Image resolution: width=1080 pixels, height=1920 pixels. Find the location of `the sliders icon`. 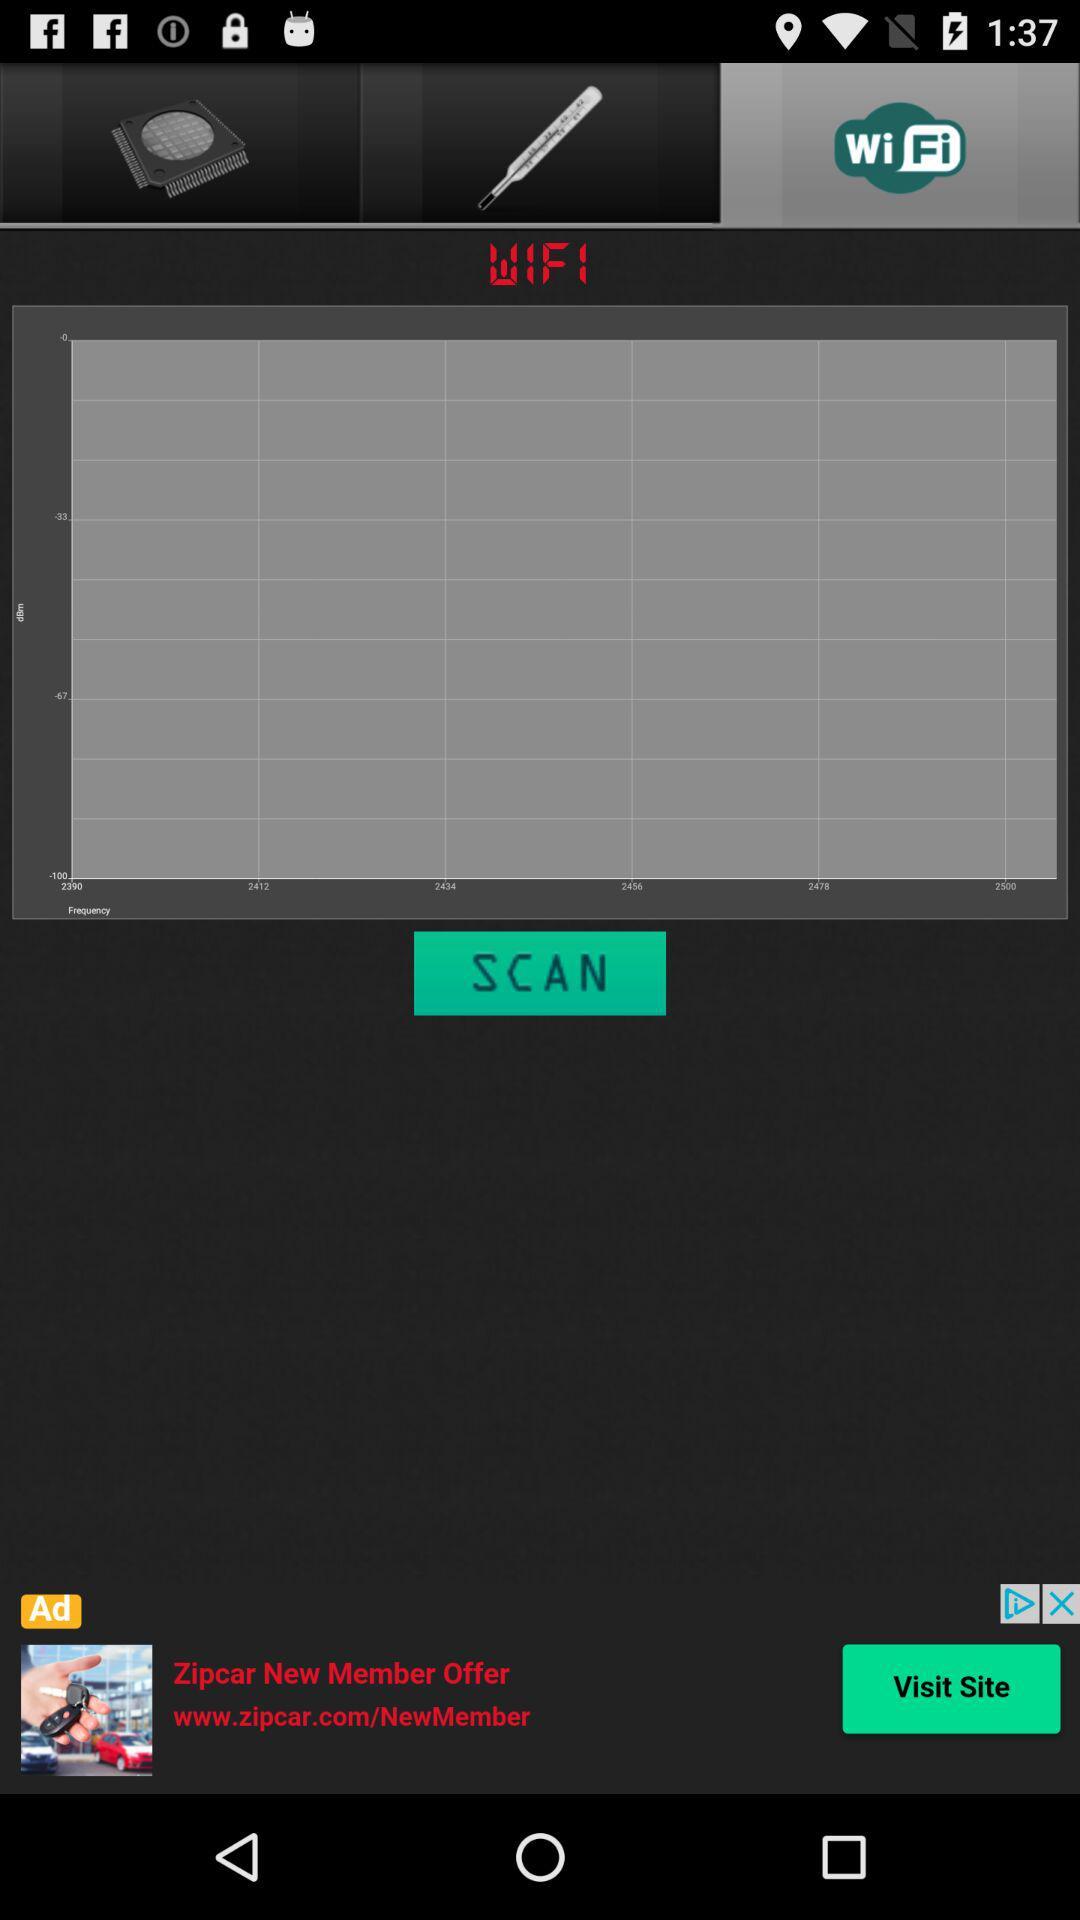

the sliders icon is located at coordinates (540, 1040).